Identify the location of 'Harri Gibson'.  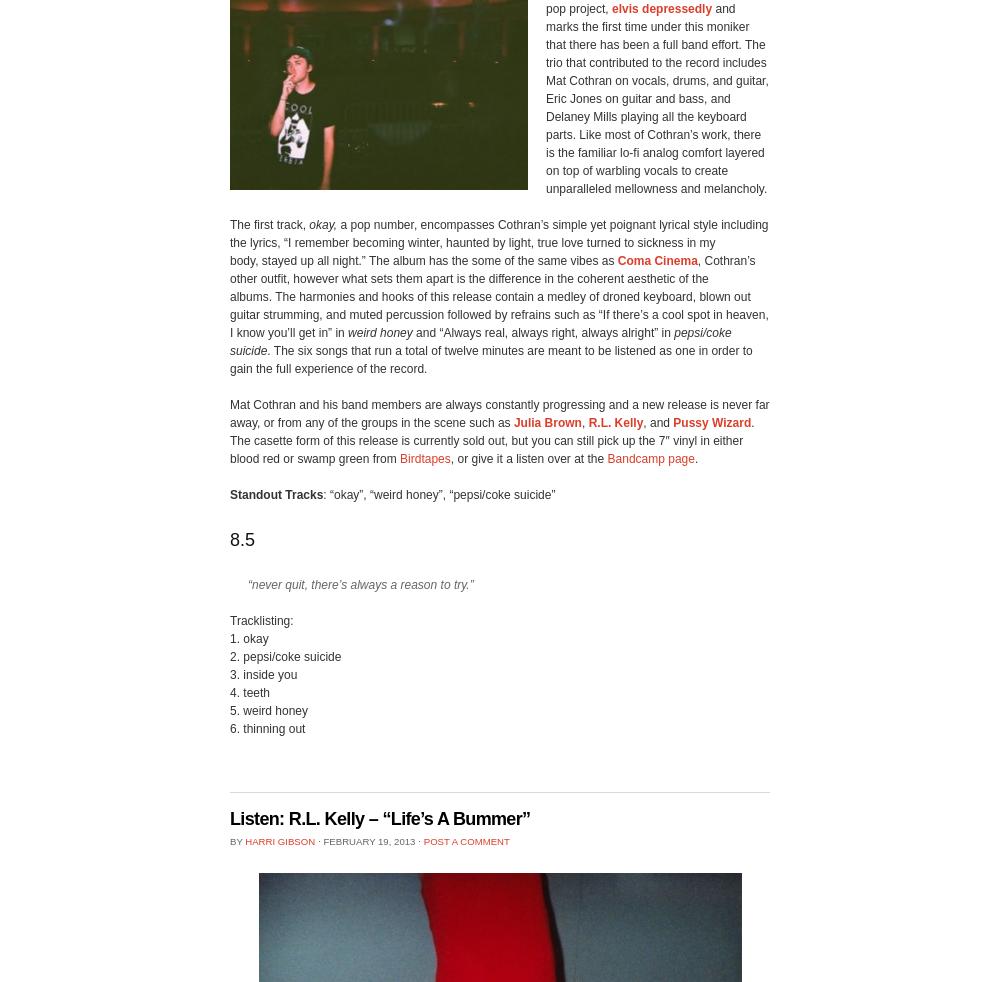
(280, 840).